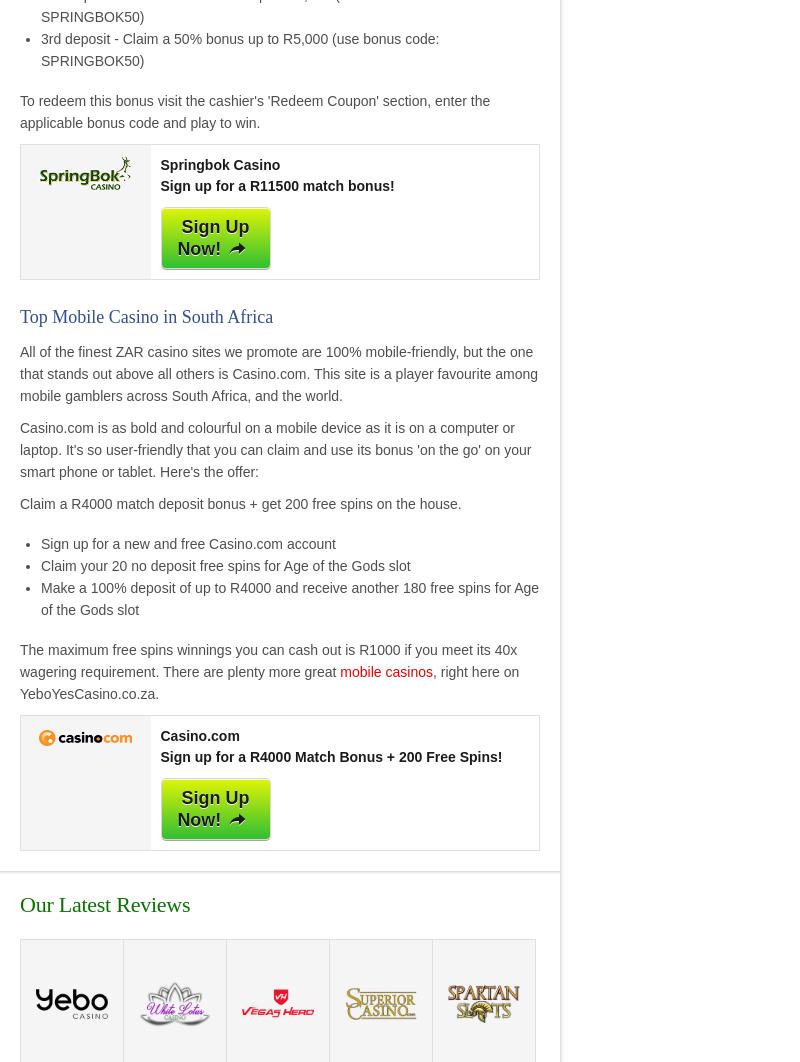  Describe the element at coordinates (254, 110) in the screenshot. I see `'To redeem this bonus visit the cashier's 'Redeem Coupon' section, enter the applicable bonus code and play to win.'` at that location.